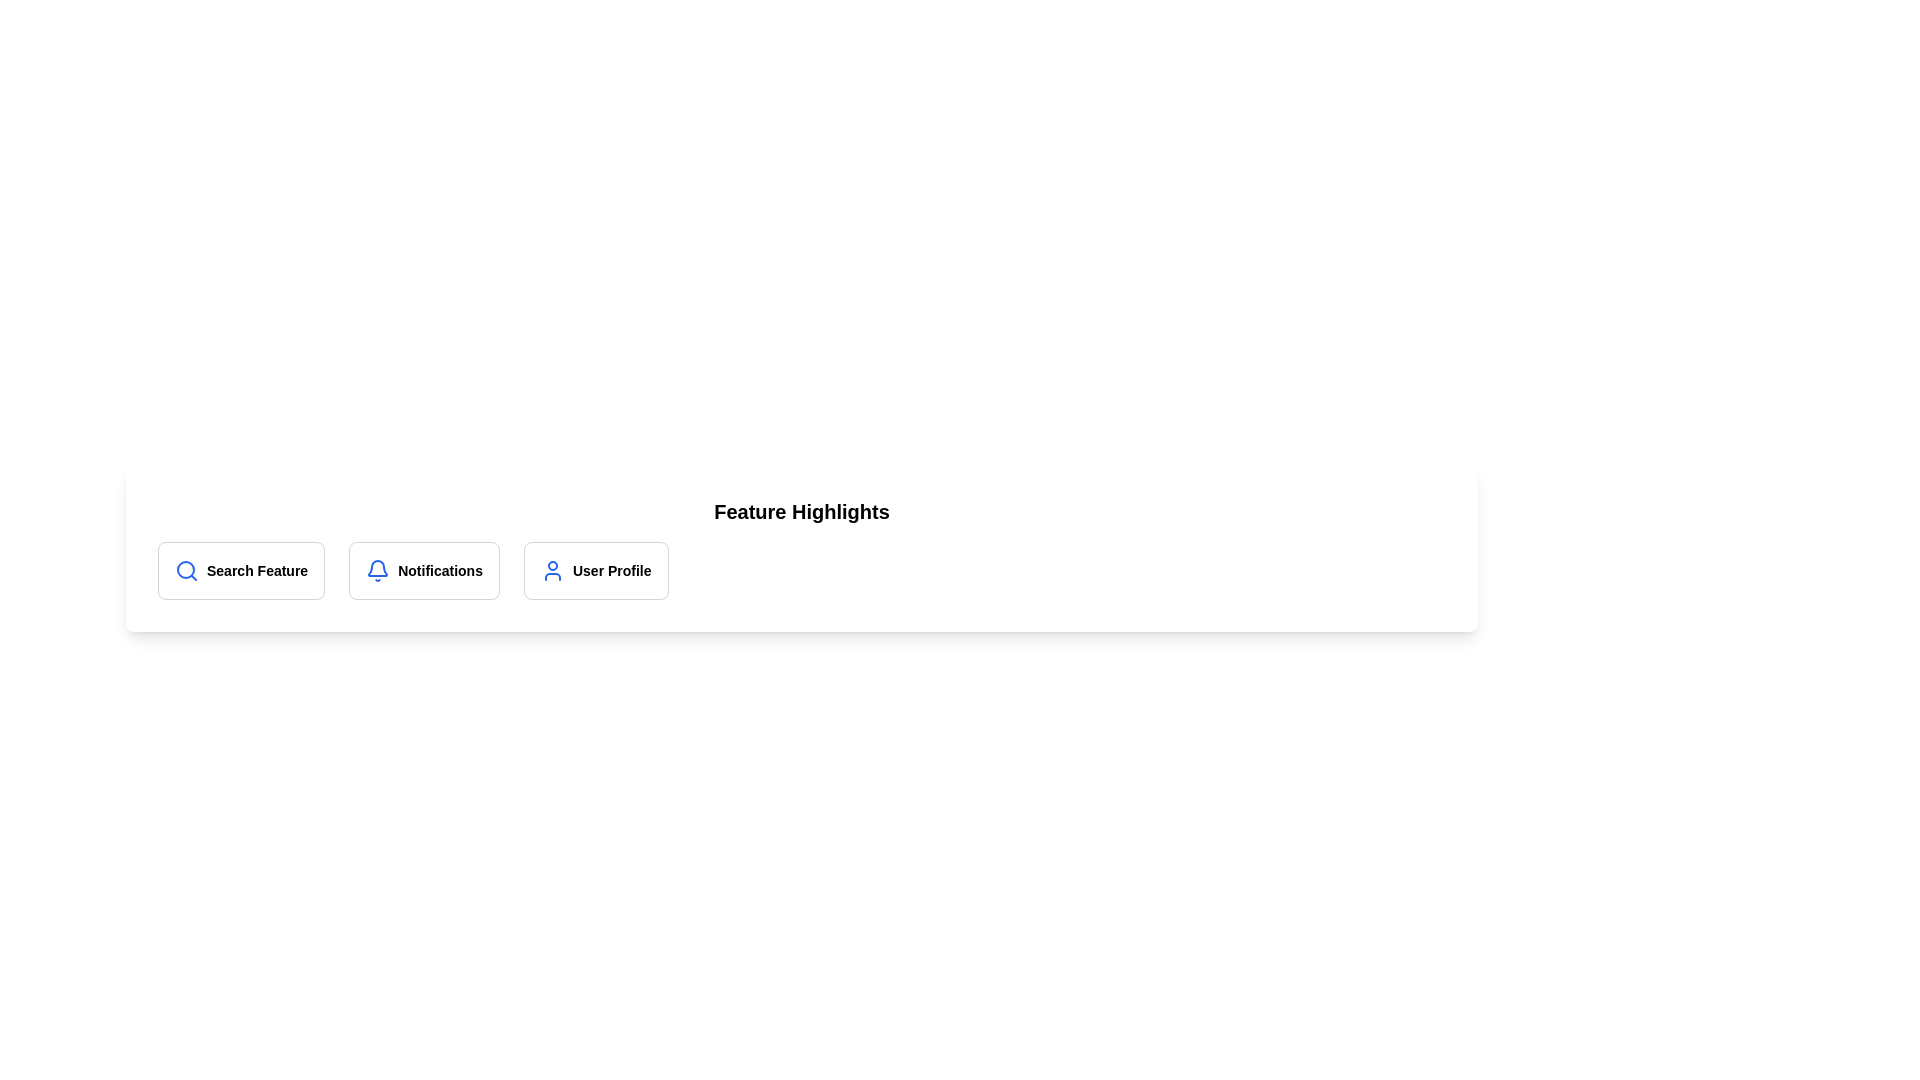 The image size is (1920, 1080). Describe the element at coordinates (595, 570) in the screenshot. I see `the chip corresponding to User Profile` at that location.